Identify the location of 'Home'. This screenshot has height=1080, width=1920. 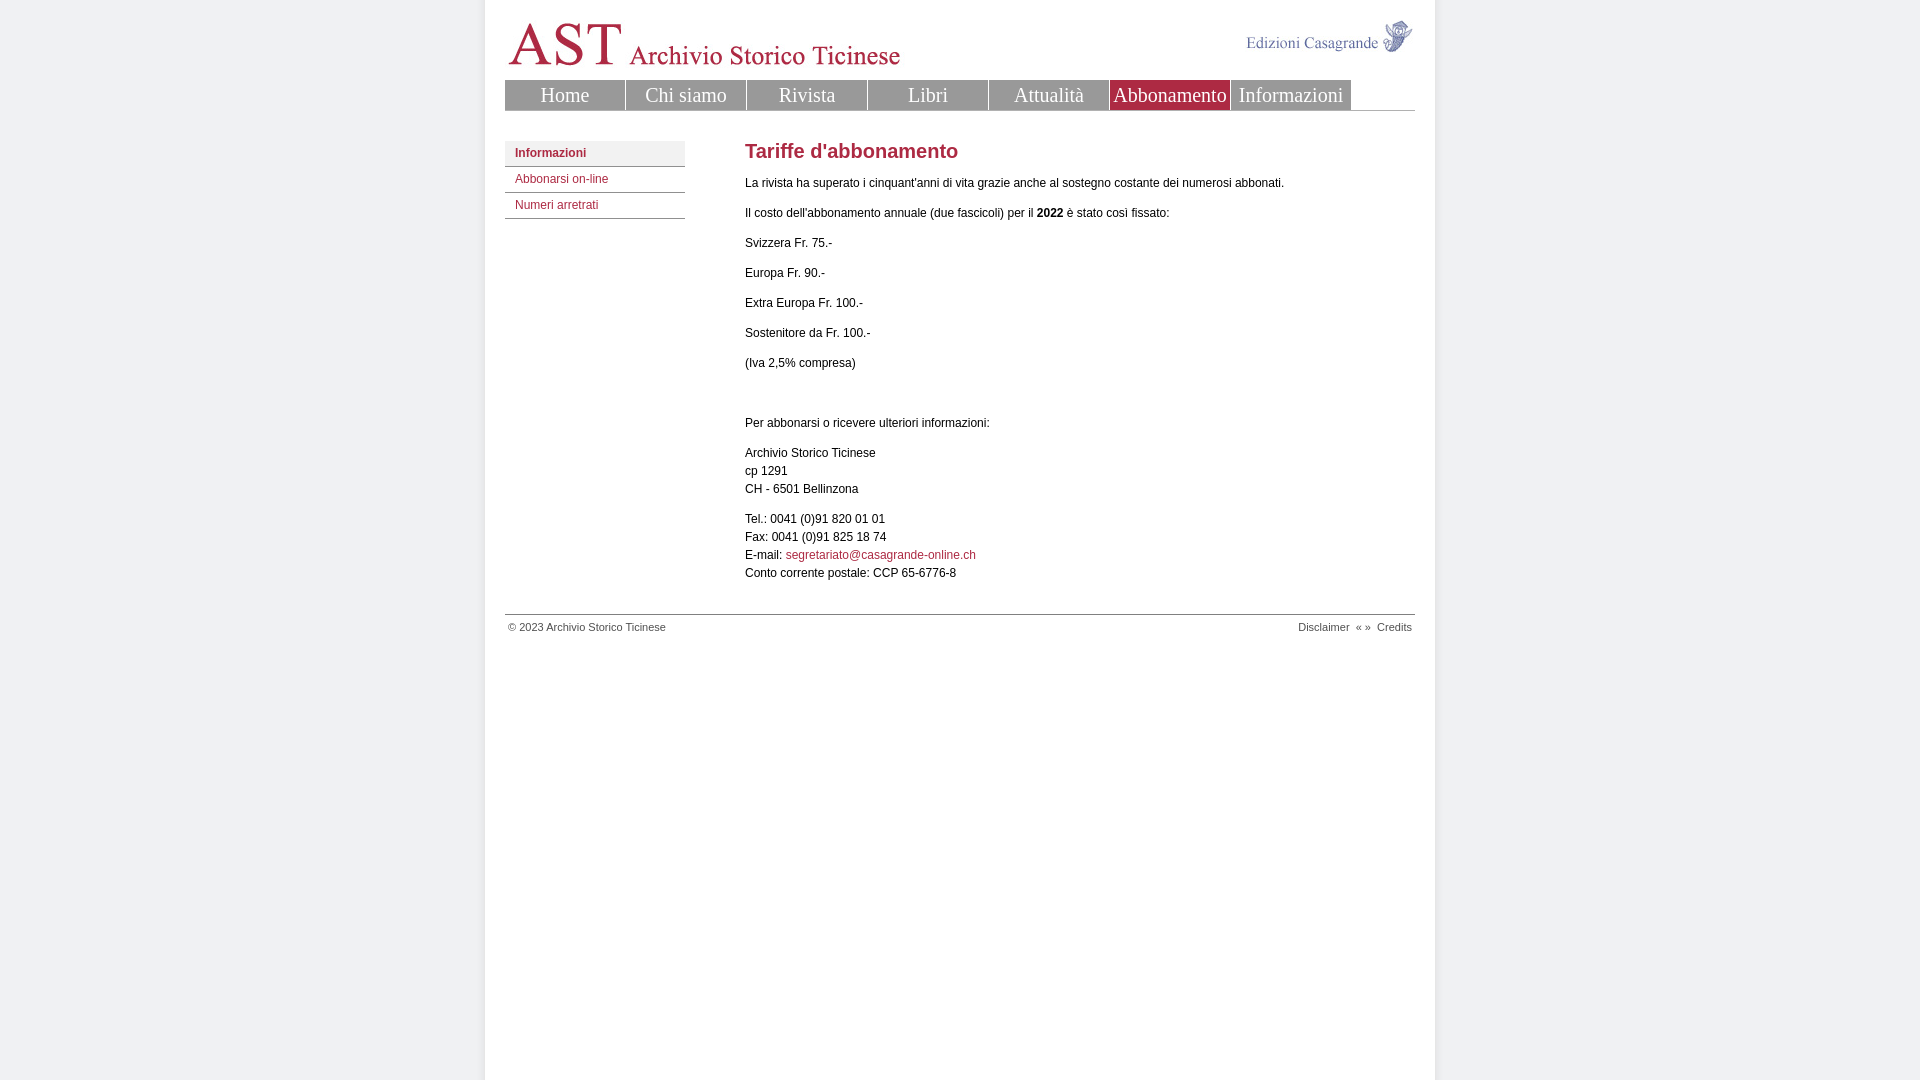
(564, 95).